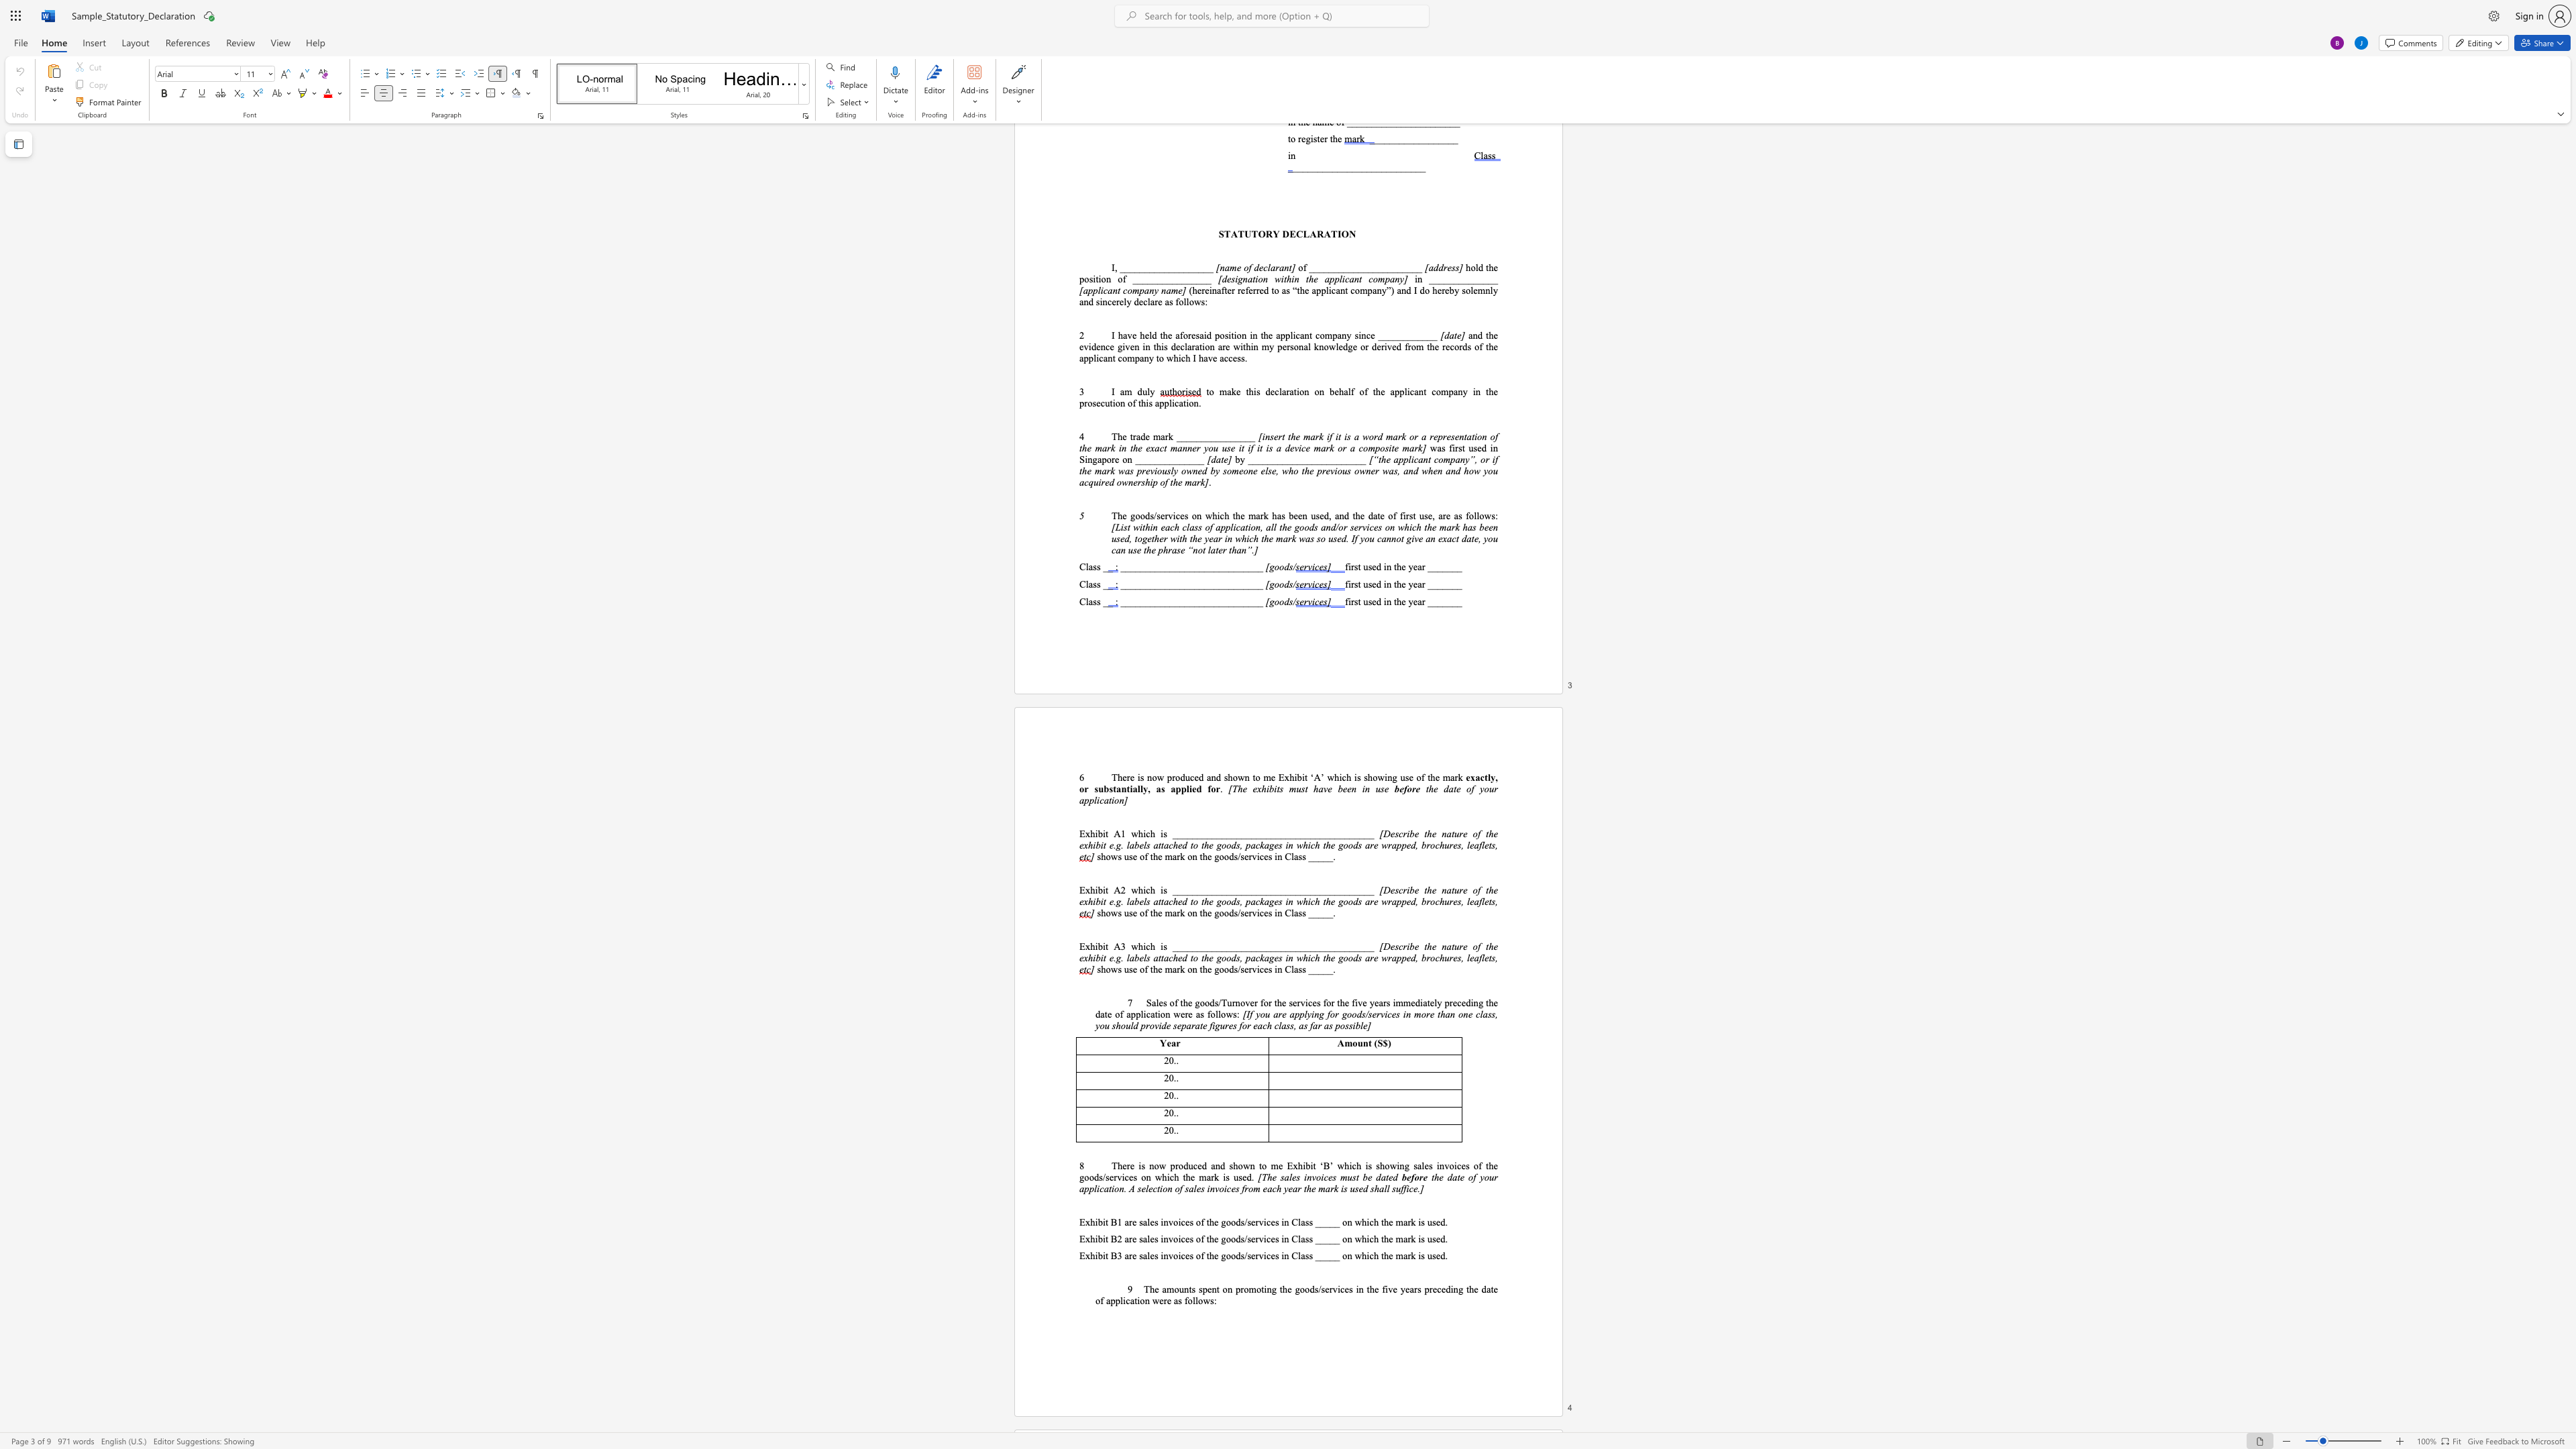  Describe the element at coordinates (1413, 890) in the screenshot. I see `the subset text "e the na" within the text "[Describe the nature of the exhibit"` at that location.